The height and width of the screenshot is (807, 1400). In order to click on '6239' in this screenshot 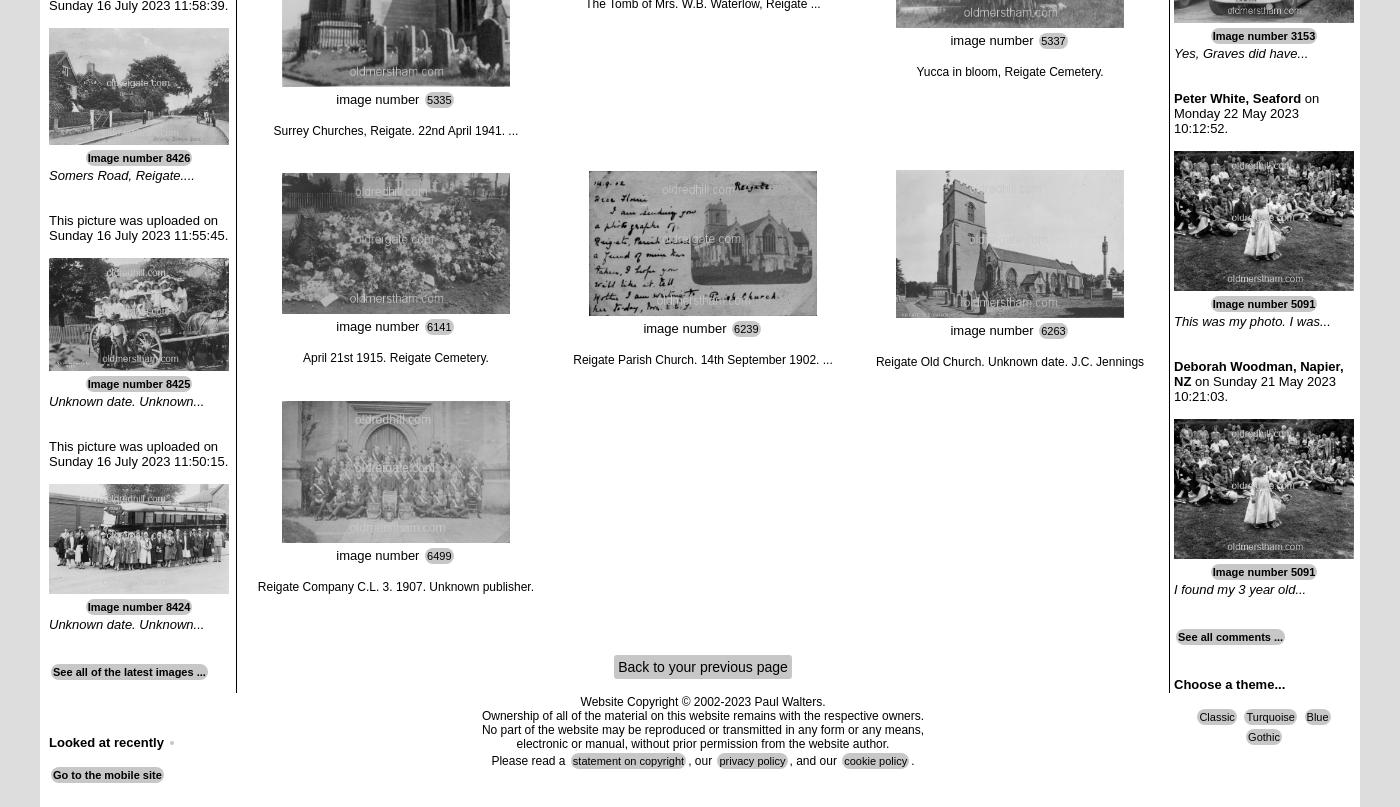, I will do `click(745, 329)`.